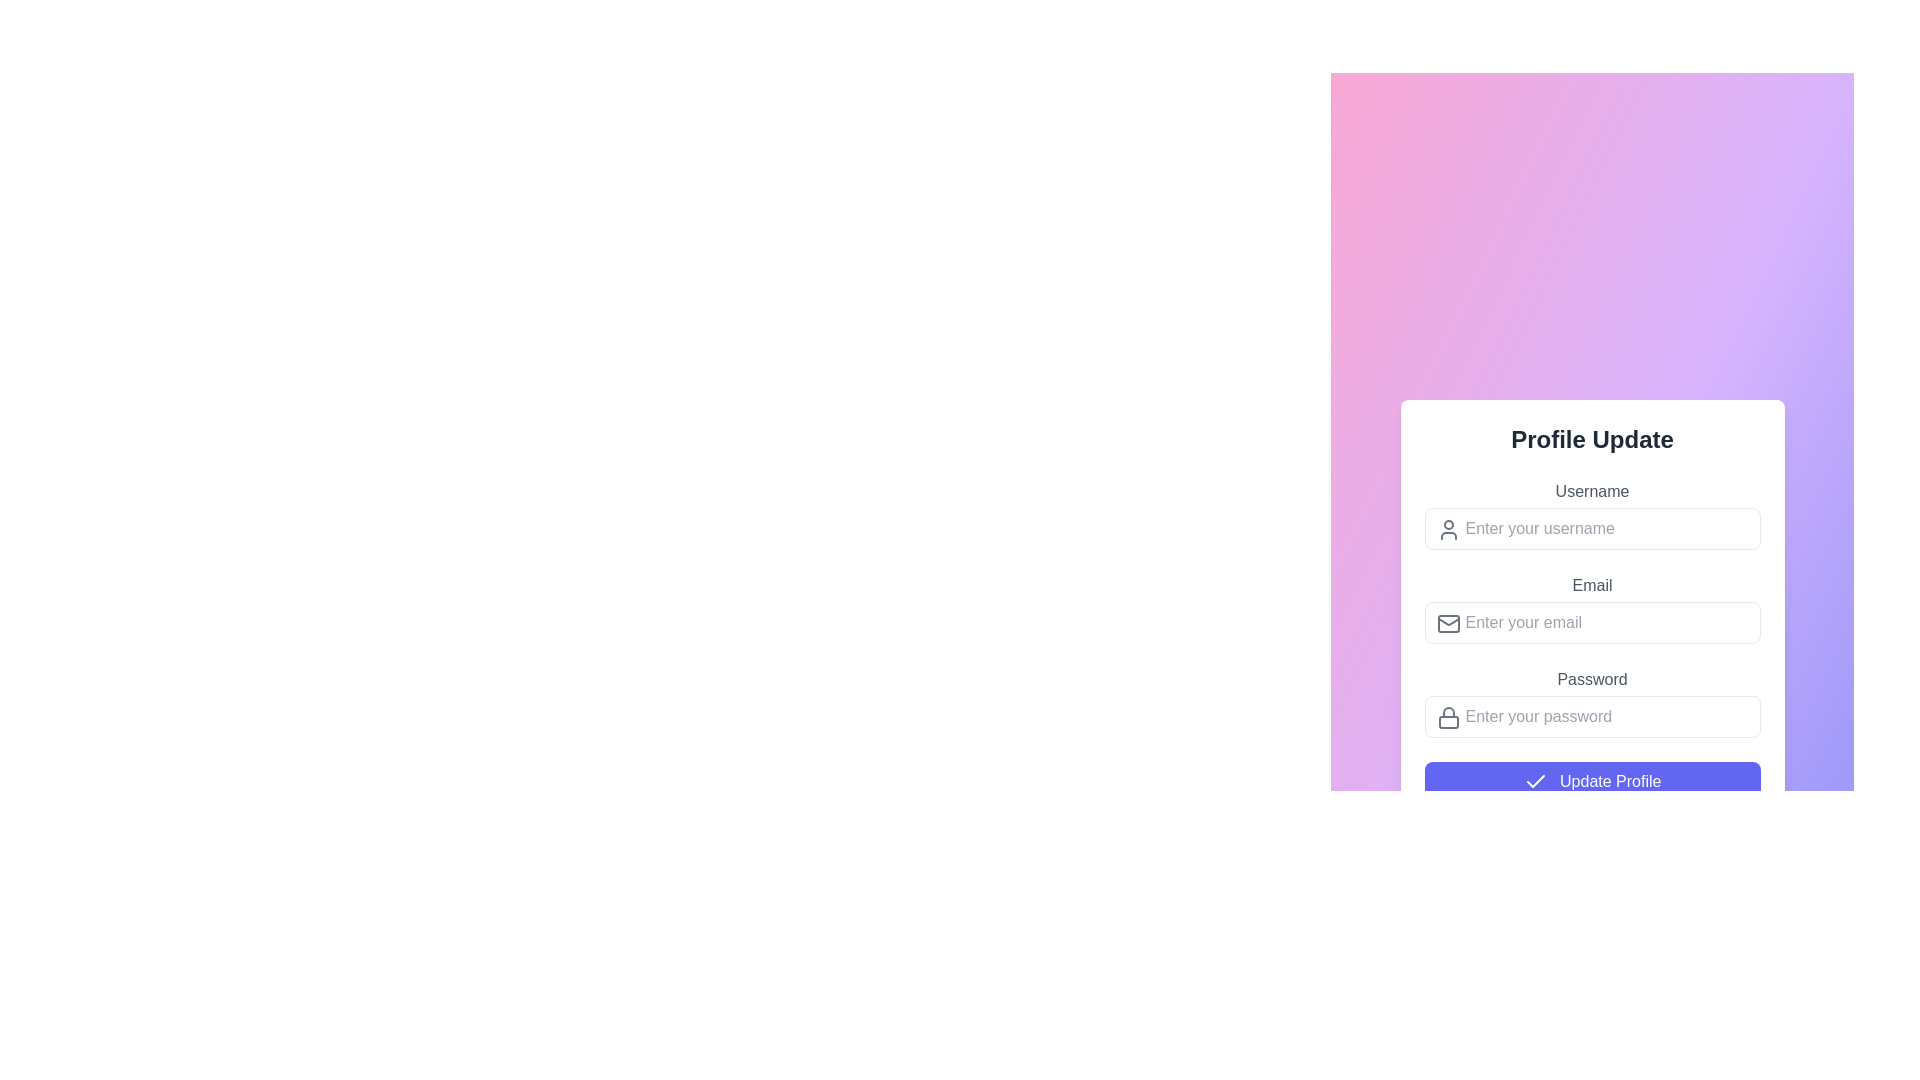  What do you see at coordinates (1448, 722) in the screenshot?
I see `the small rectangular icon component located within the lock icon next to the 'Password' input field, which is the third icon from the top` at bounding box center [1448, 722].